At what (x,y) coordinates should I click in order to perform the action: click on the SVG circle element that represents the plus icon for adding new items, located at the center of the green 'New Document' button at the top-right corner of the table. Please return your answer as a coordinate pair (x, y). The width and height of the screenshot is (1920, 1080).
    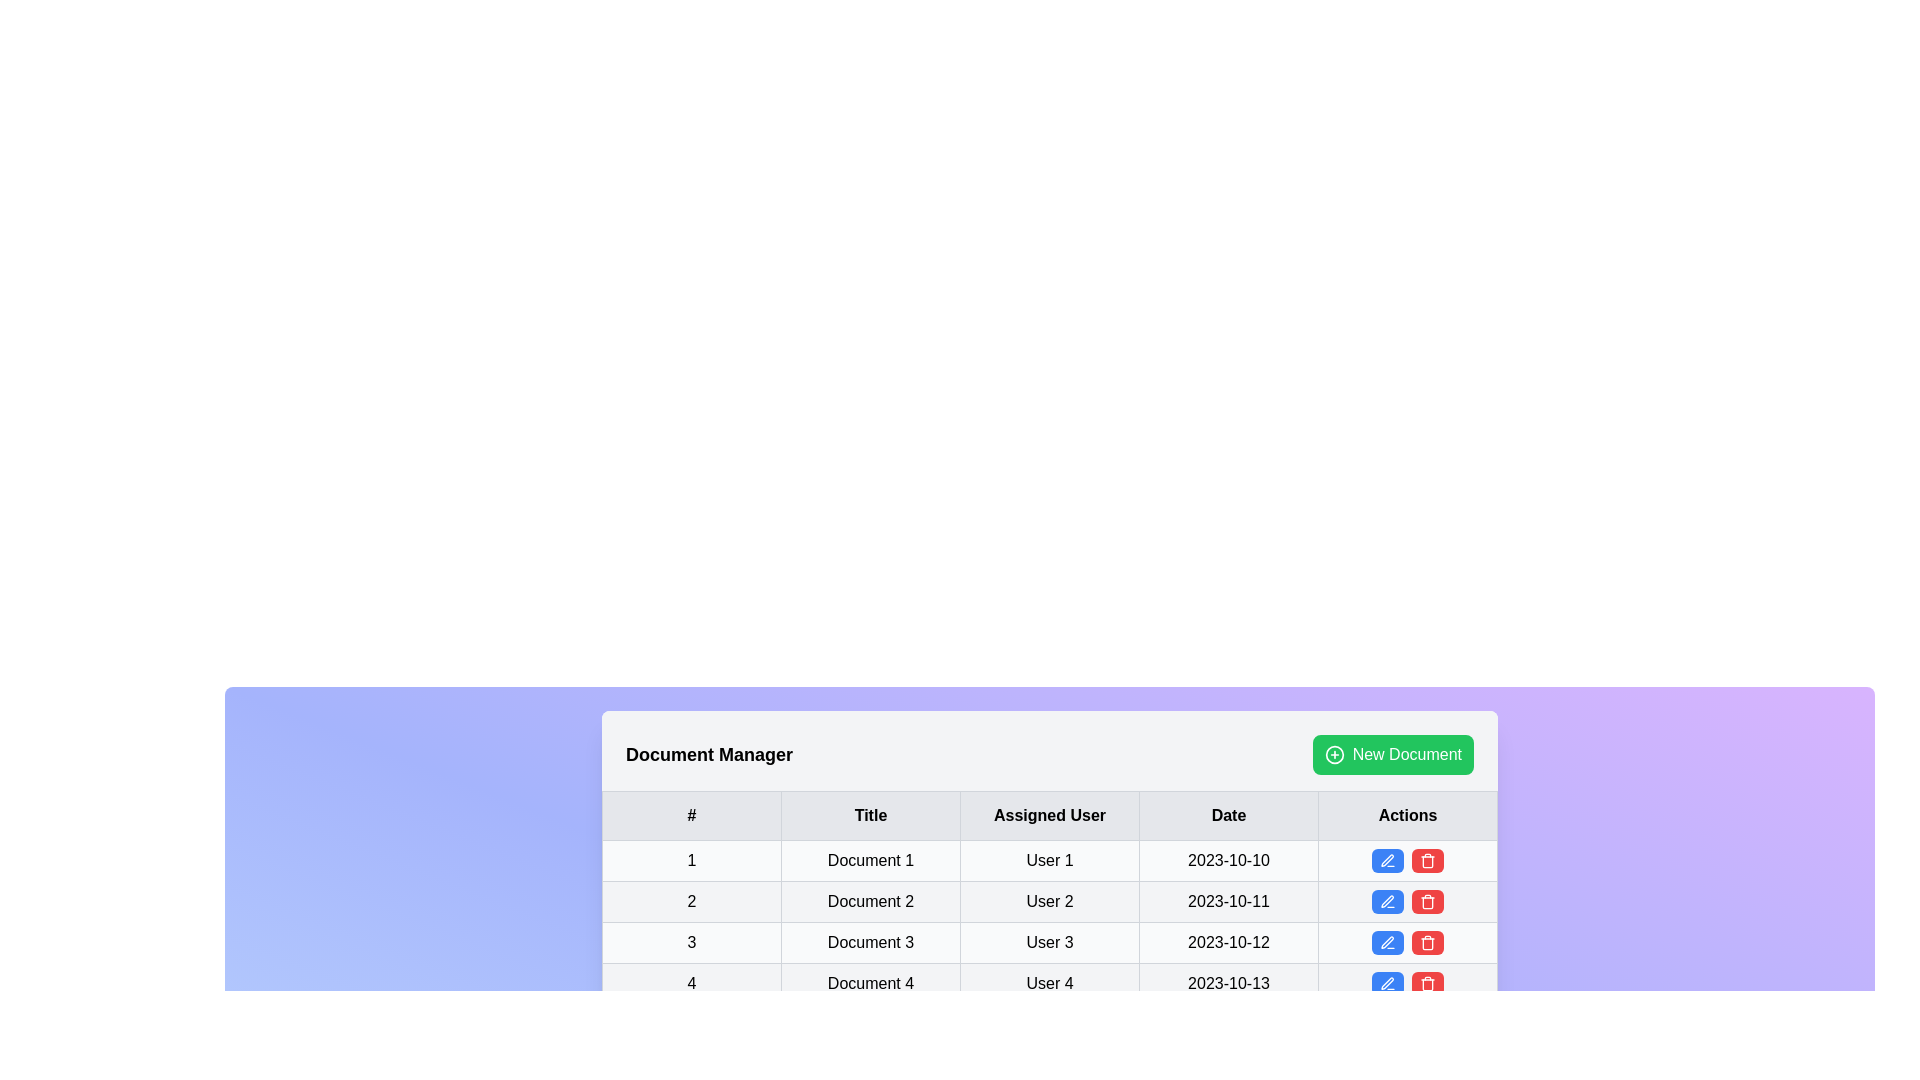
    Looking at the image, I should click on (1334, 755).